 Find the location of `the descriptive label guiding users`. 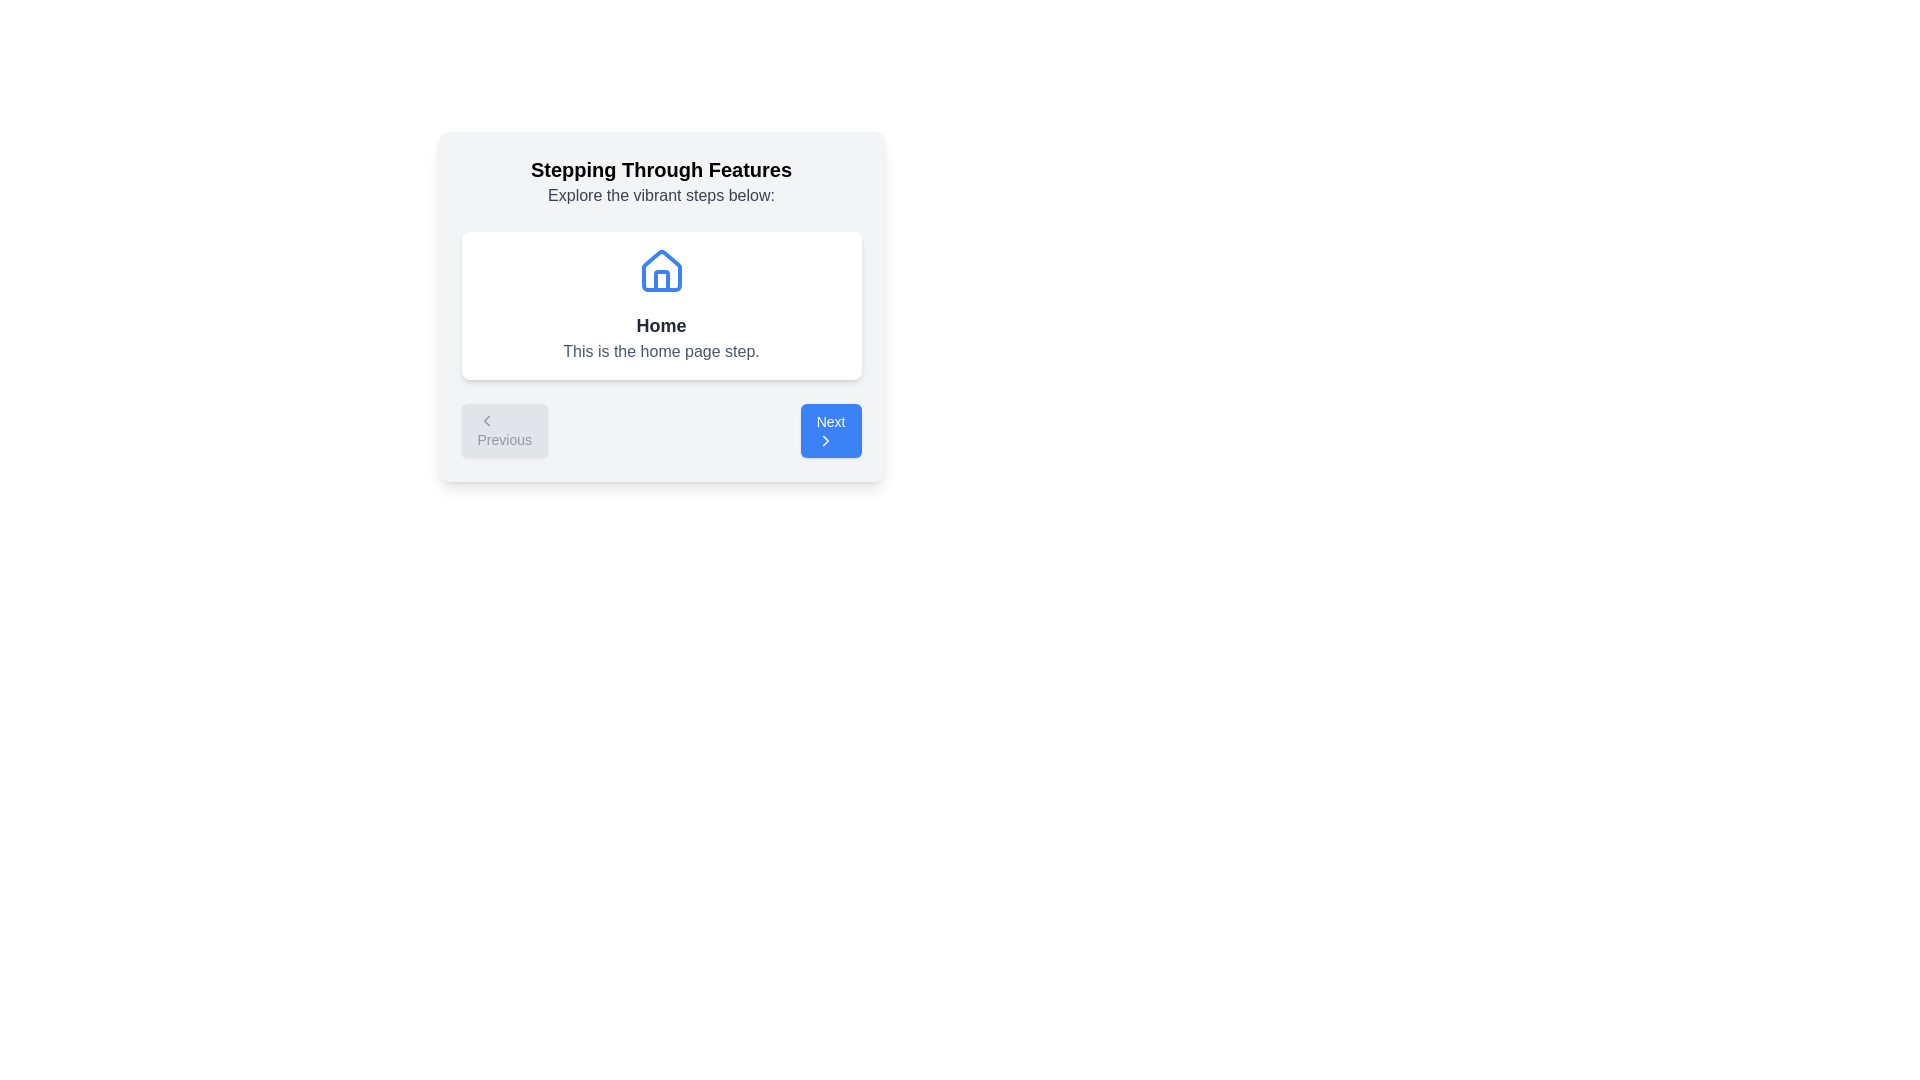

the descriptive label guiding users is located at coordinates (661, 196).